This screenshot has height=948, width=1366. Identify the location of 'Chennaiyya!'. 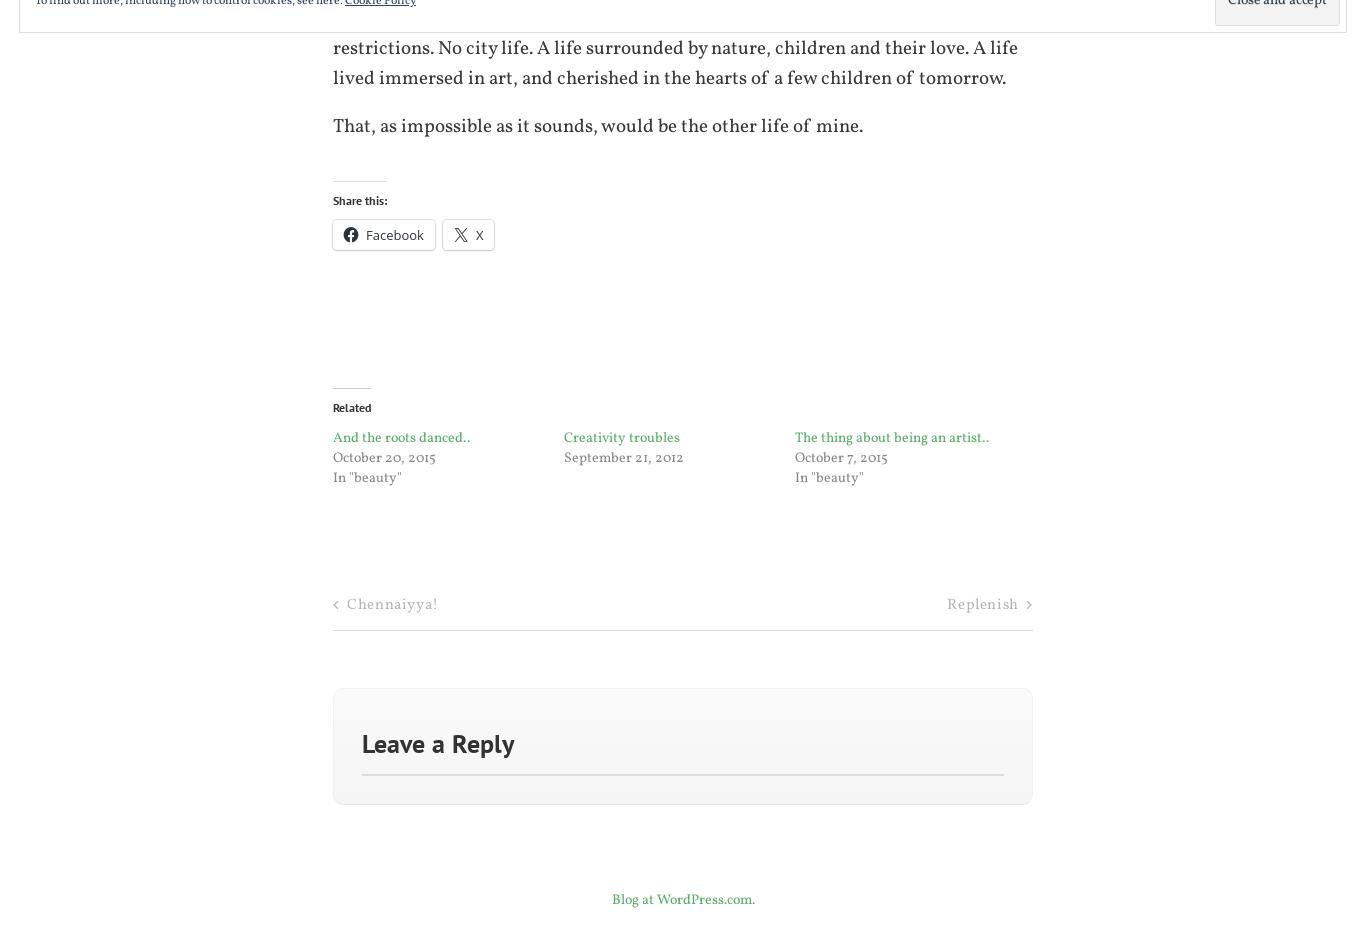
(391, 604).